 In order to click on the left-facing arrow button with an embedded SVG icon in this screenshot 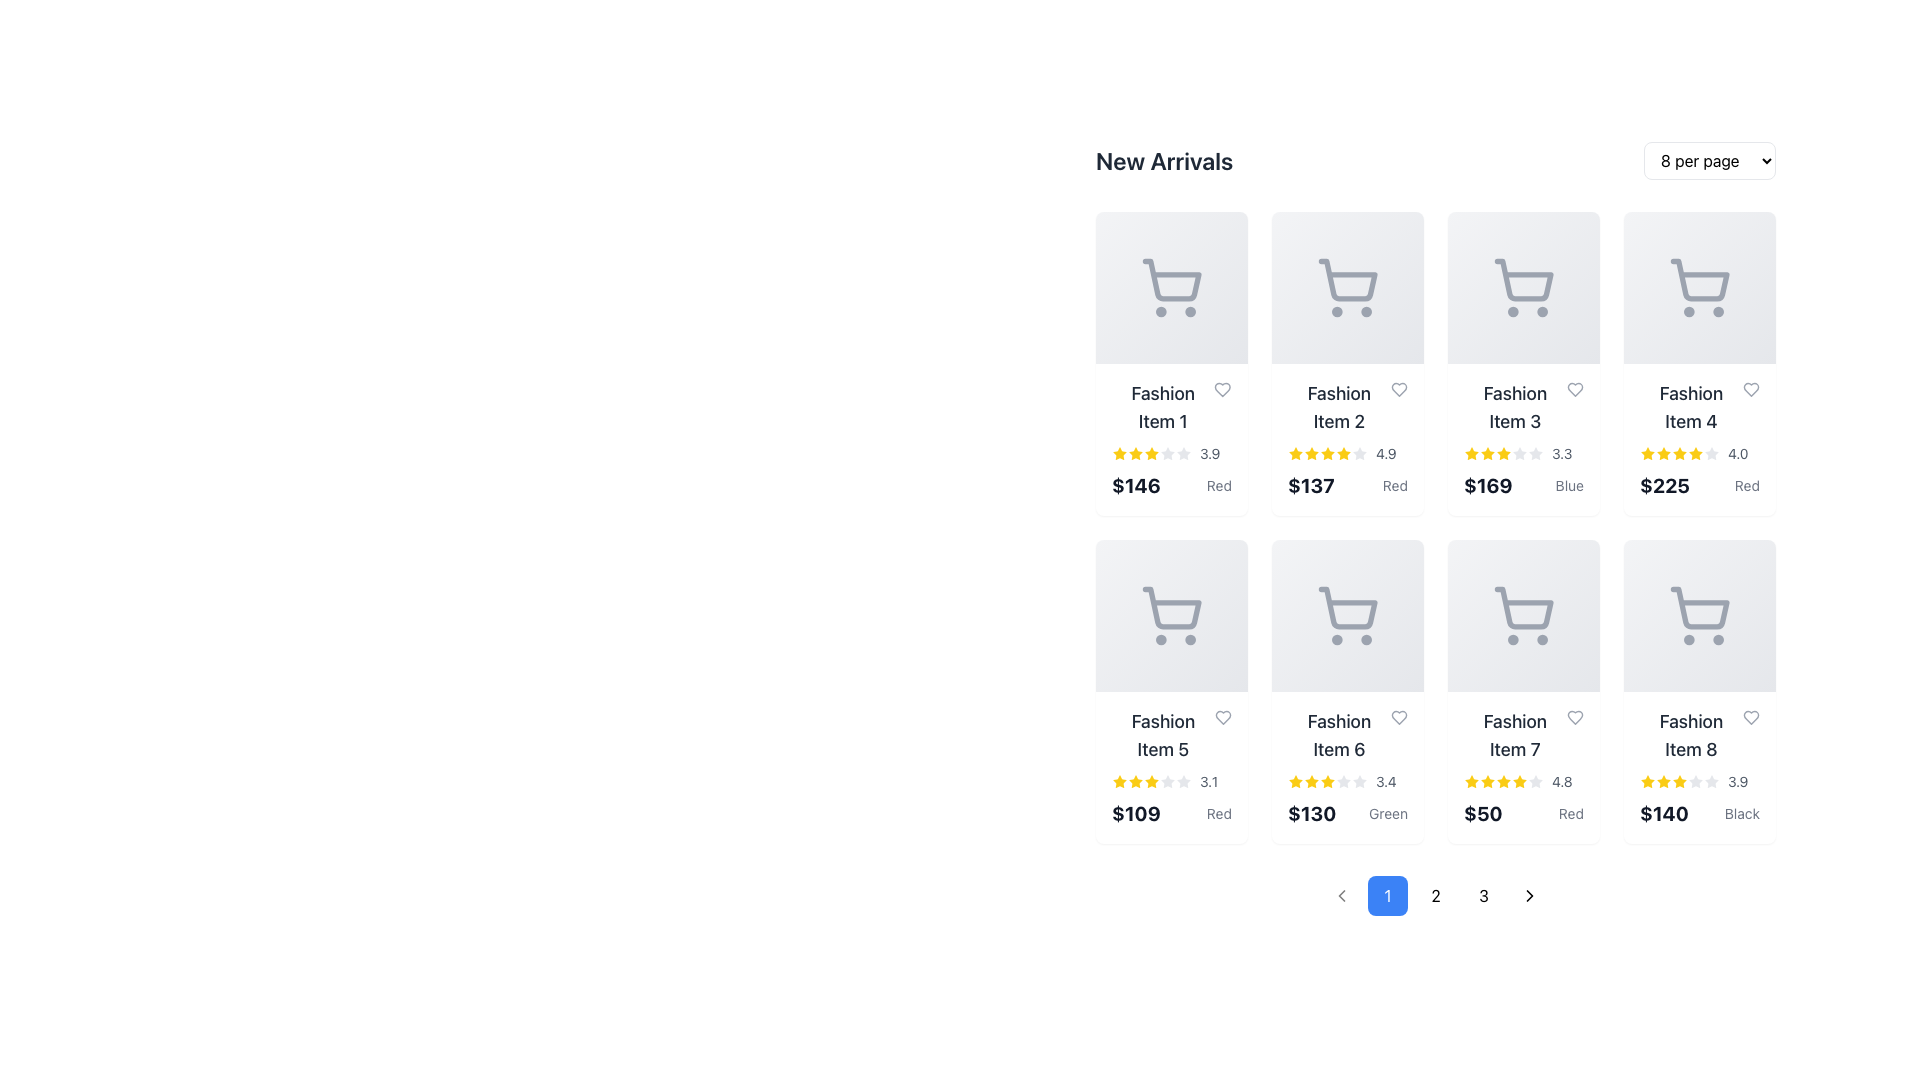, I will do `click(1342, 894)`.